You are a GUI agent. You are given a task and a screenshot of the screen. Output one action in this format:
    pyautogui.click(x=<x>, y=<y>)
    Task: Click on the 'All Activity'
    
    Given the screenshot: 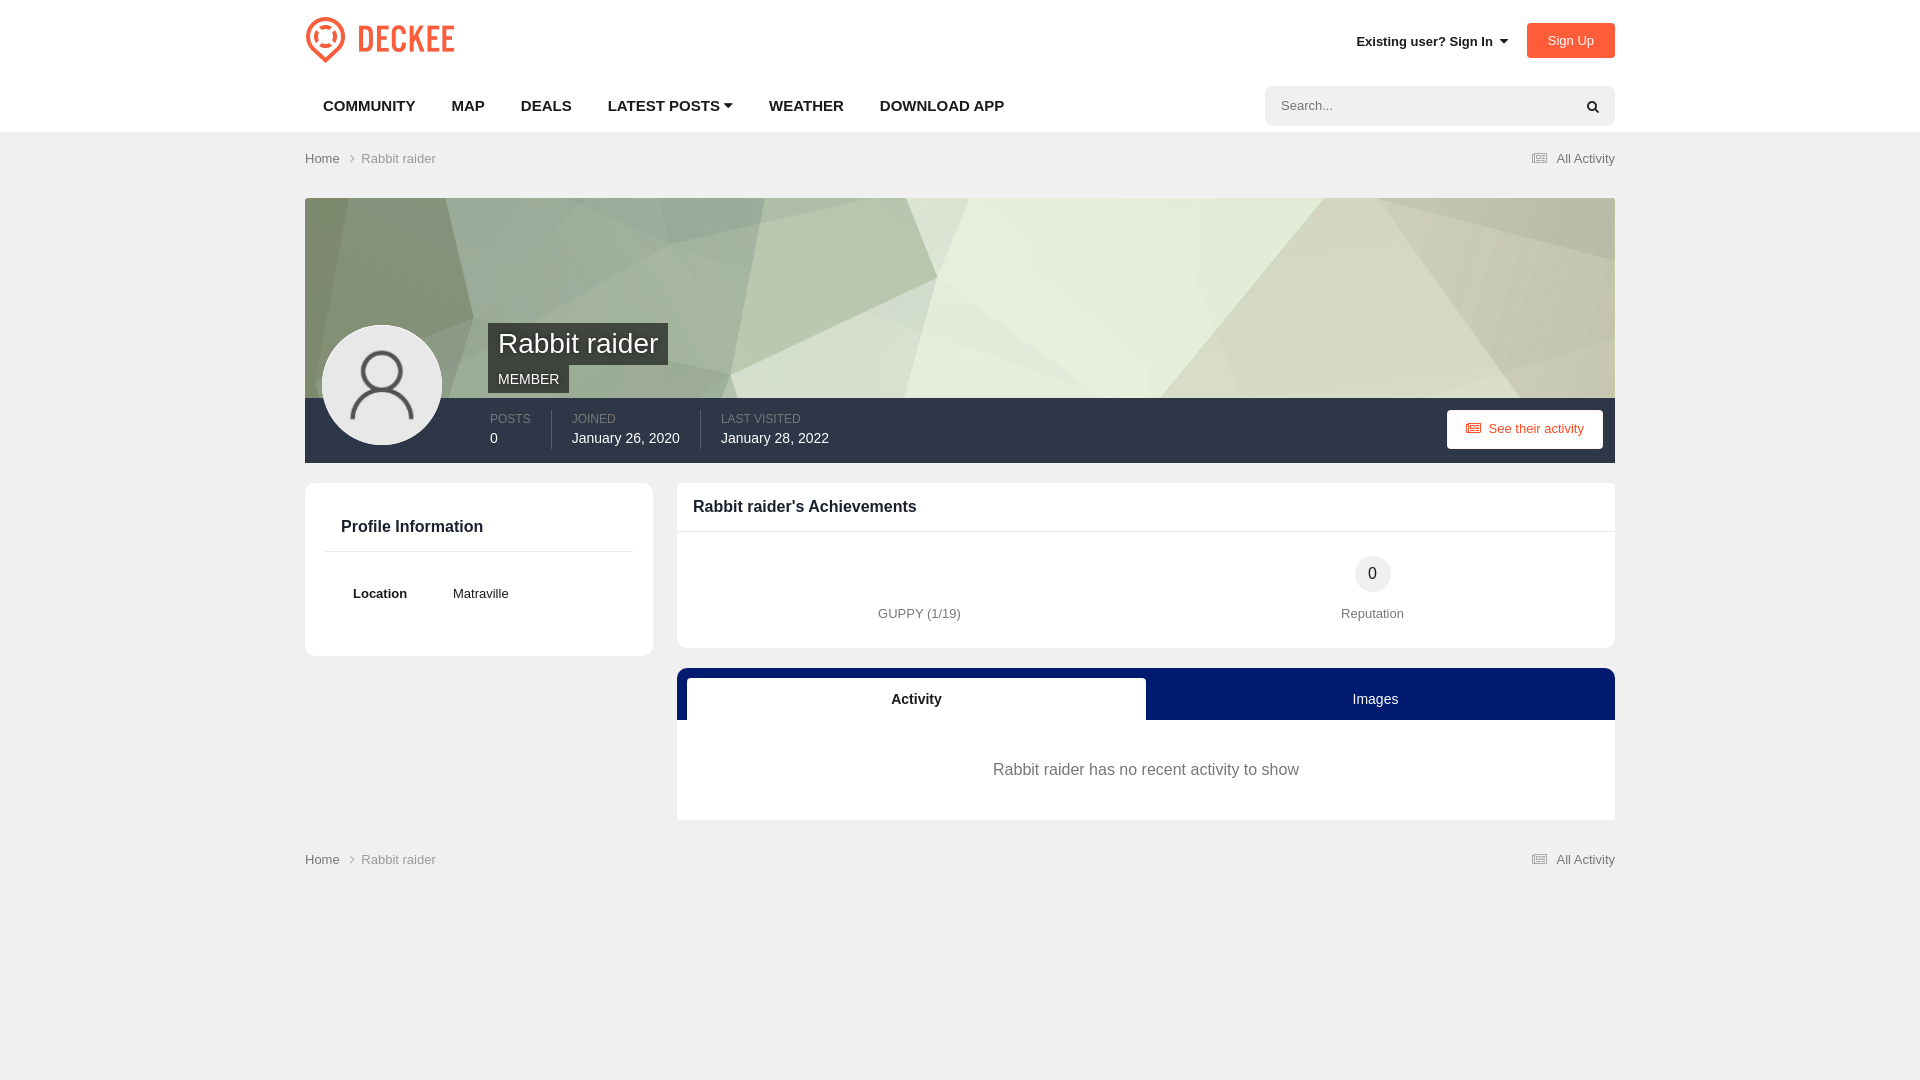 What is the action you would take?
    pyautogui.click(x=1569, y=157)
    